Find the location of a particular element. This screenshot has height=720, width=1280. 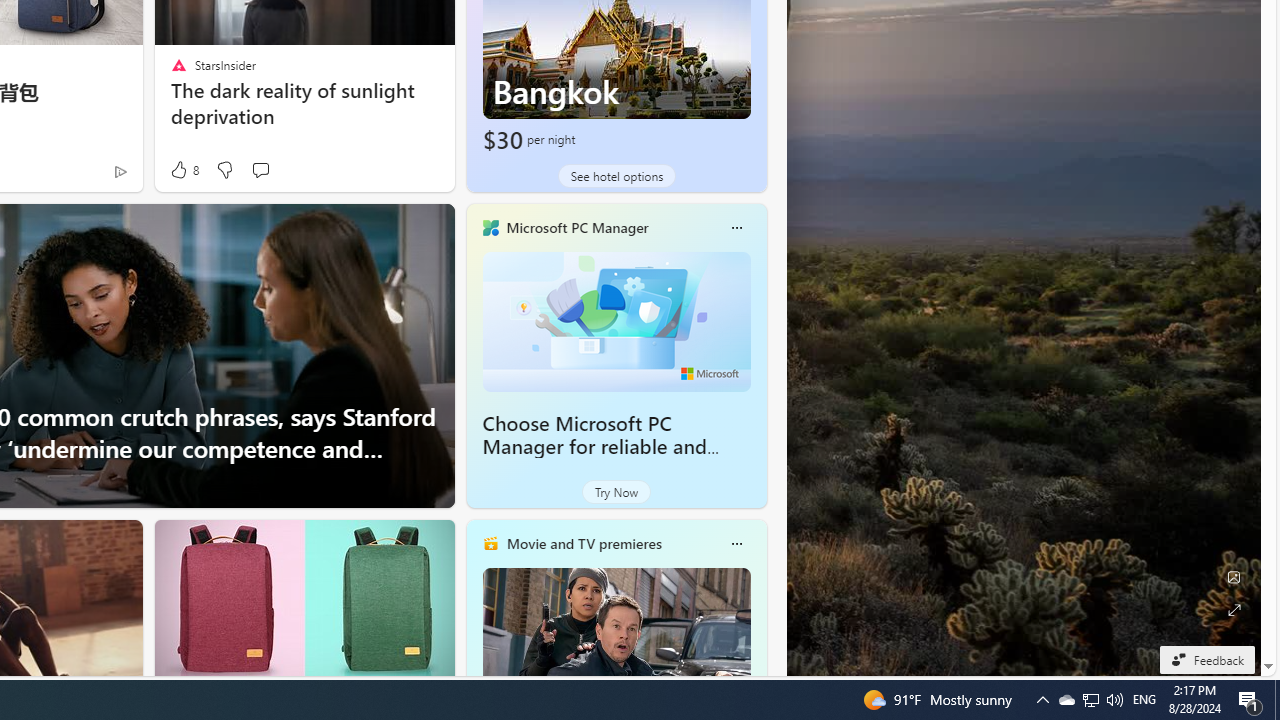

'Expand background' is located at coordinates (1232, 609).